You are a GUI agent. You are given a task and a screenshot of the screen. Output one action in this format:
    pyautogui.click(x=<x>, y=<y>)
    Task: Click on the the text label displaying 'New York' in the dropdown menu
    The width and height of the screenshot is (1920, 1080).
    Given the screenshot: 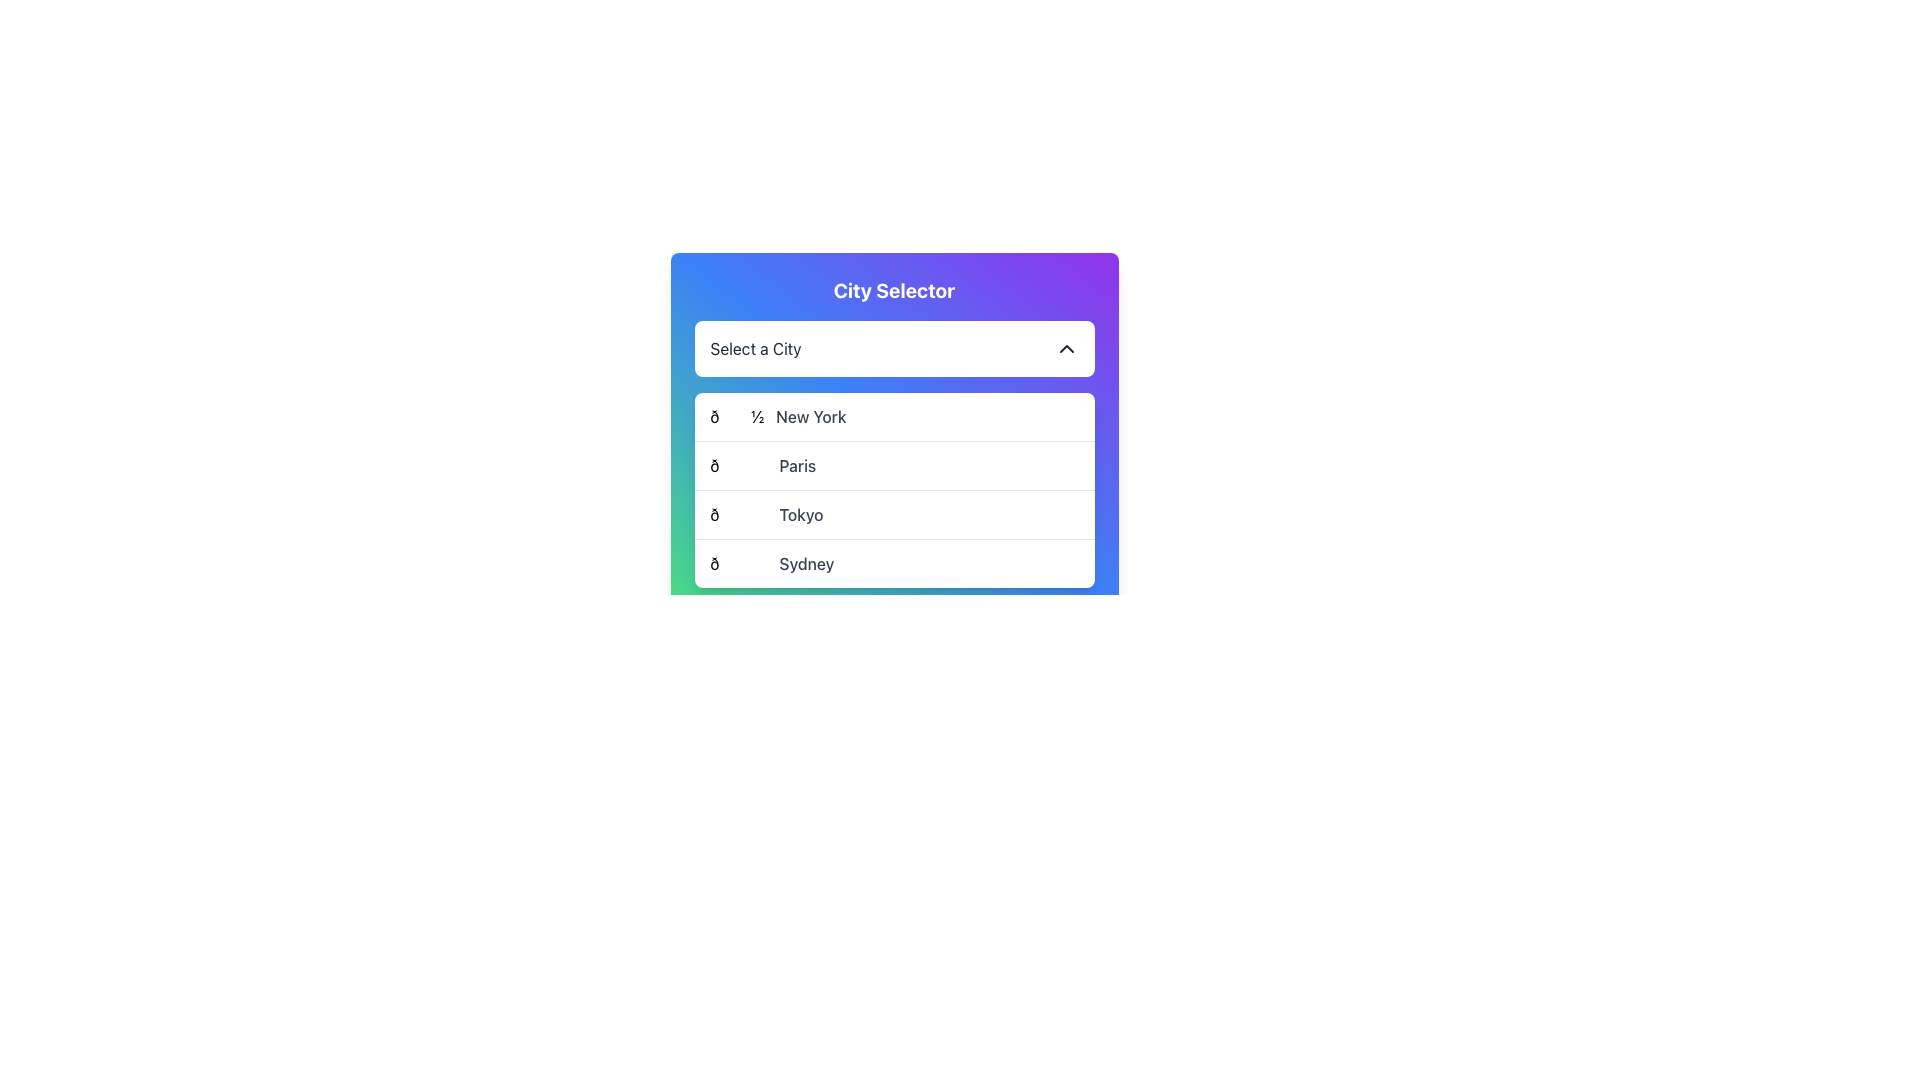 What is the action you would take?
    pyautogui.click(x=811, y=415)
    